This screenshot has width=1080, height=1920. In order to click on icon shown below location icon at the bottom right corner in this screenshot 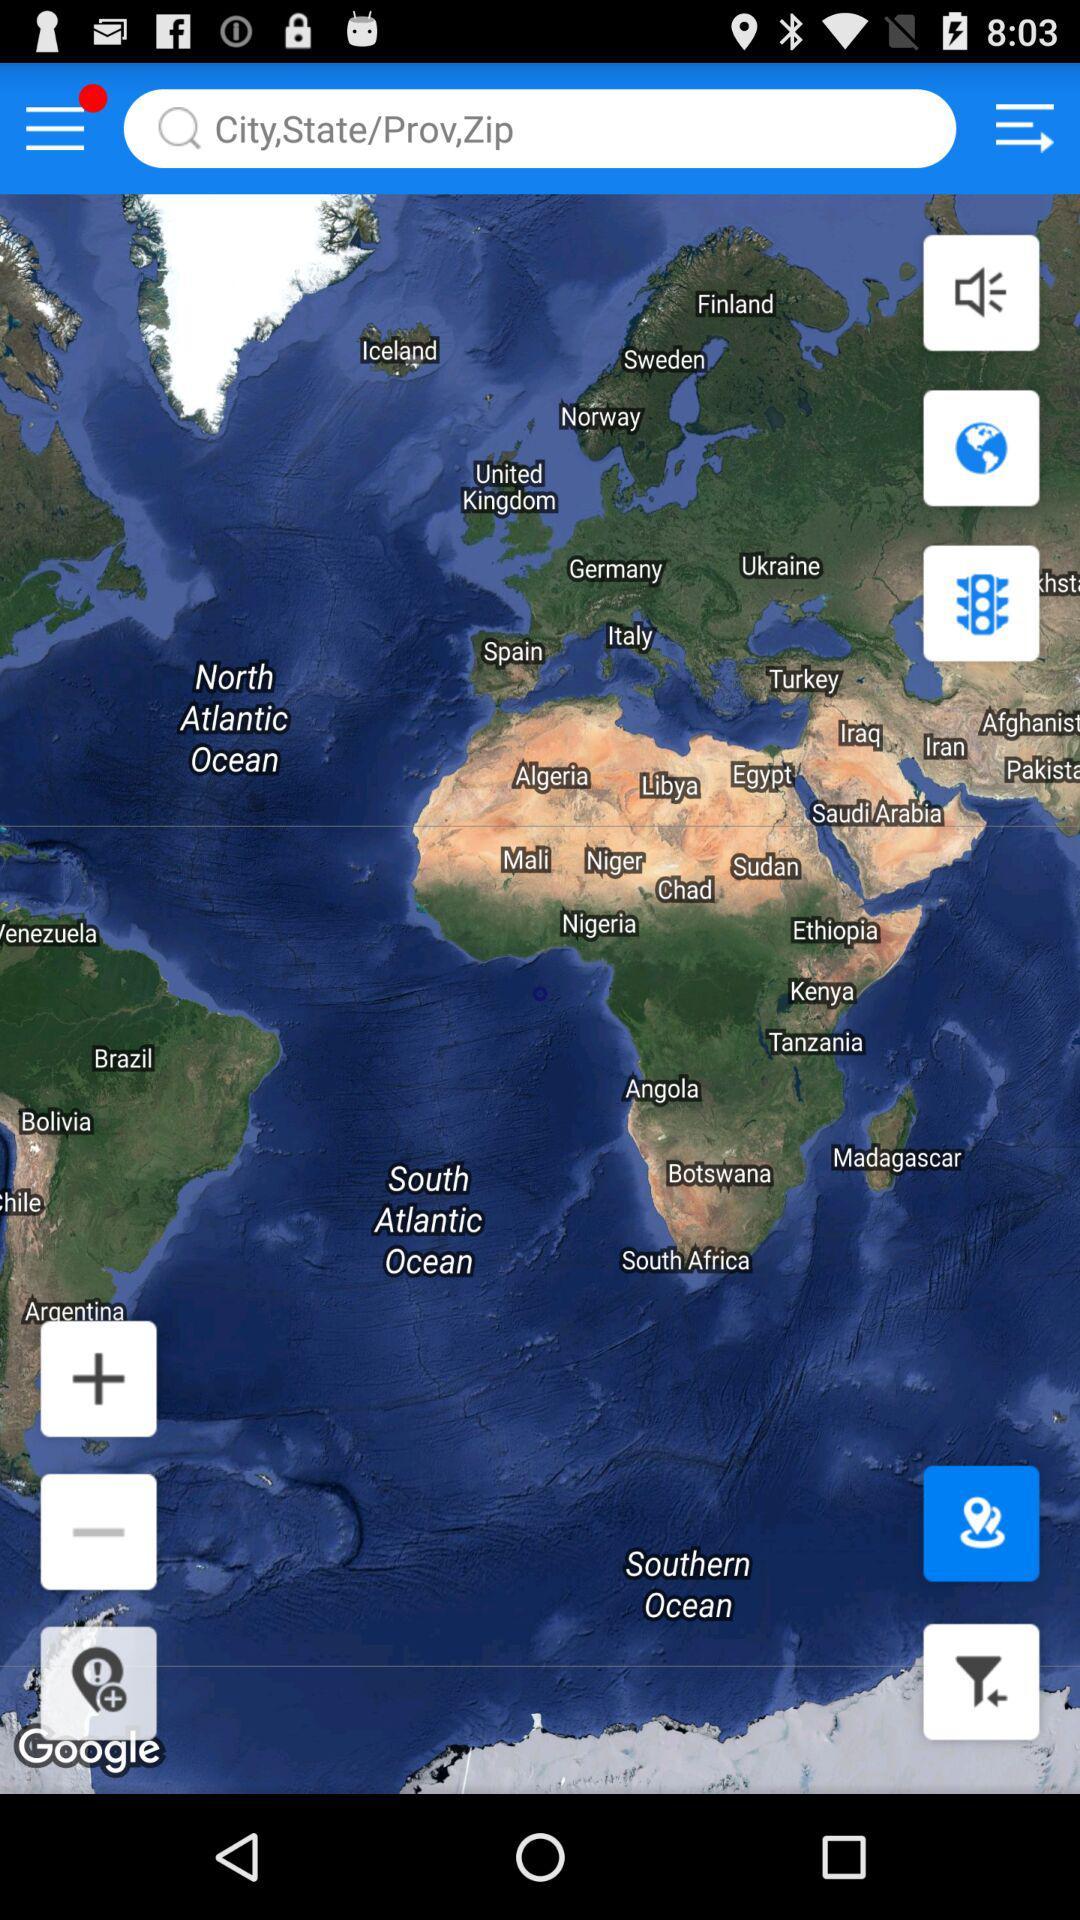, I will do `click(980, 1680)`.